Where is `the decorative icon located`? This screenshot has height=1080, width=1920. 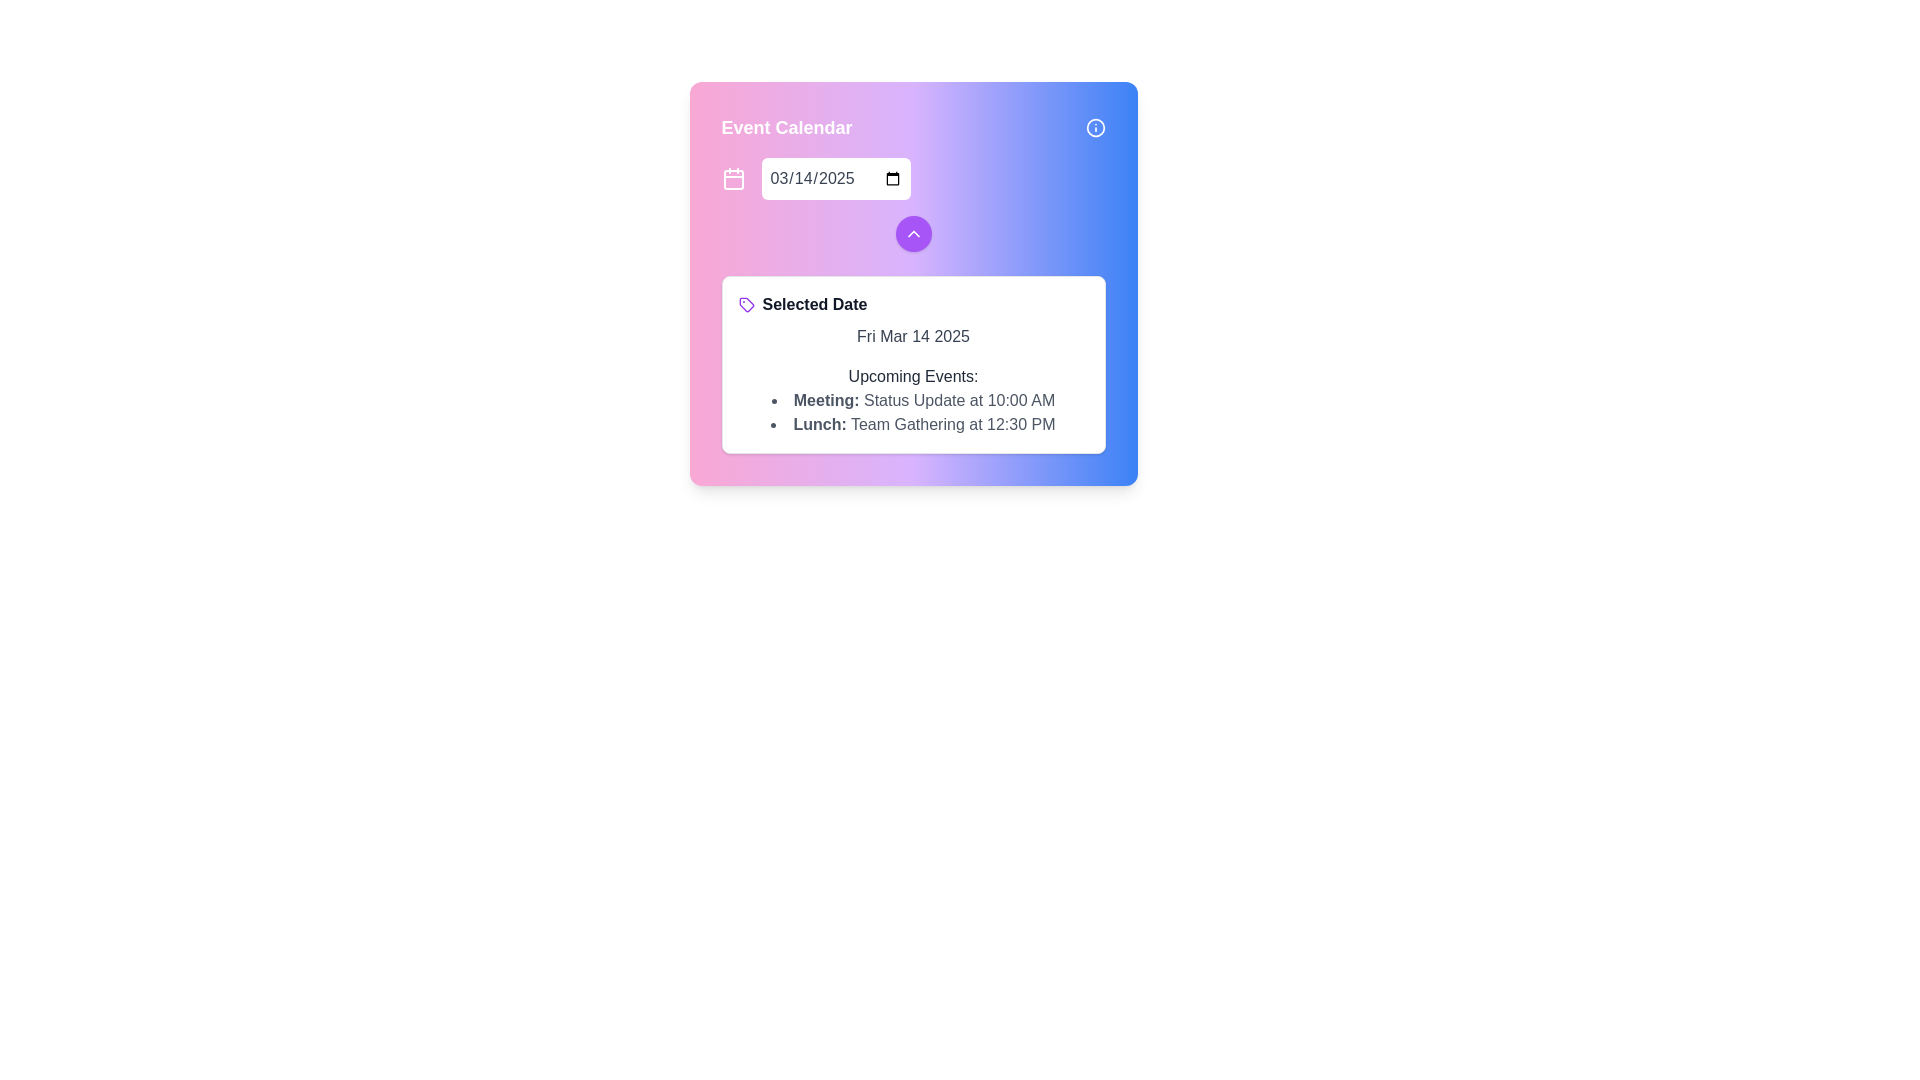 the decorative icon located is located at coordinates (732, 177).